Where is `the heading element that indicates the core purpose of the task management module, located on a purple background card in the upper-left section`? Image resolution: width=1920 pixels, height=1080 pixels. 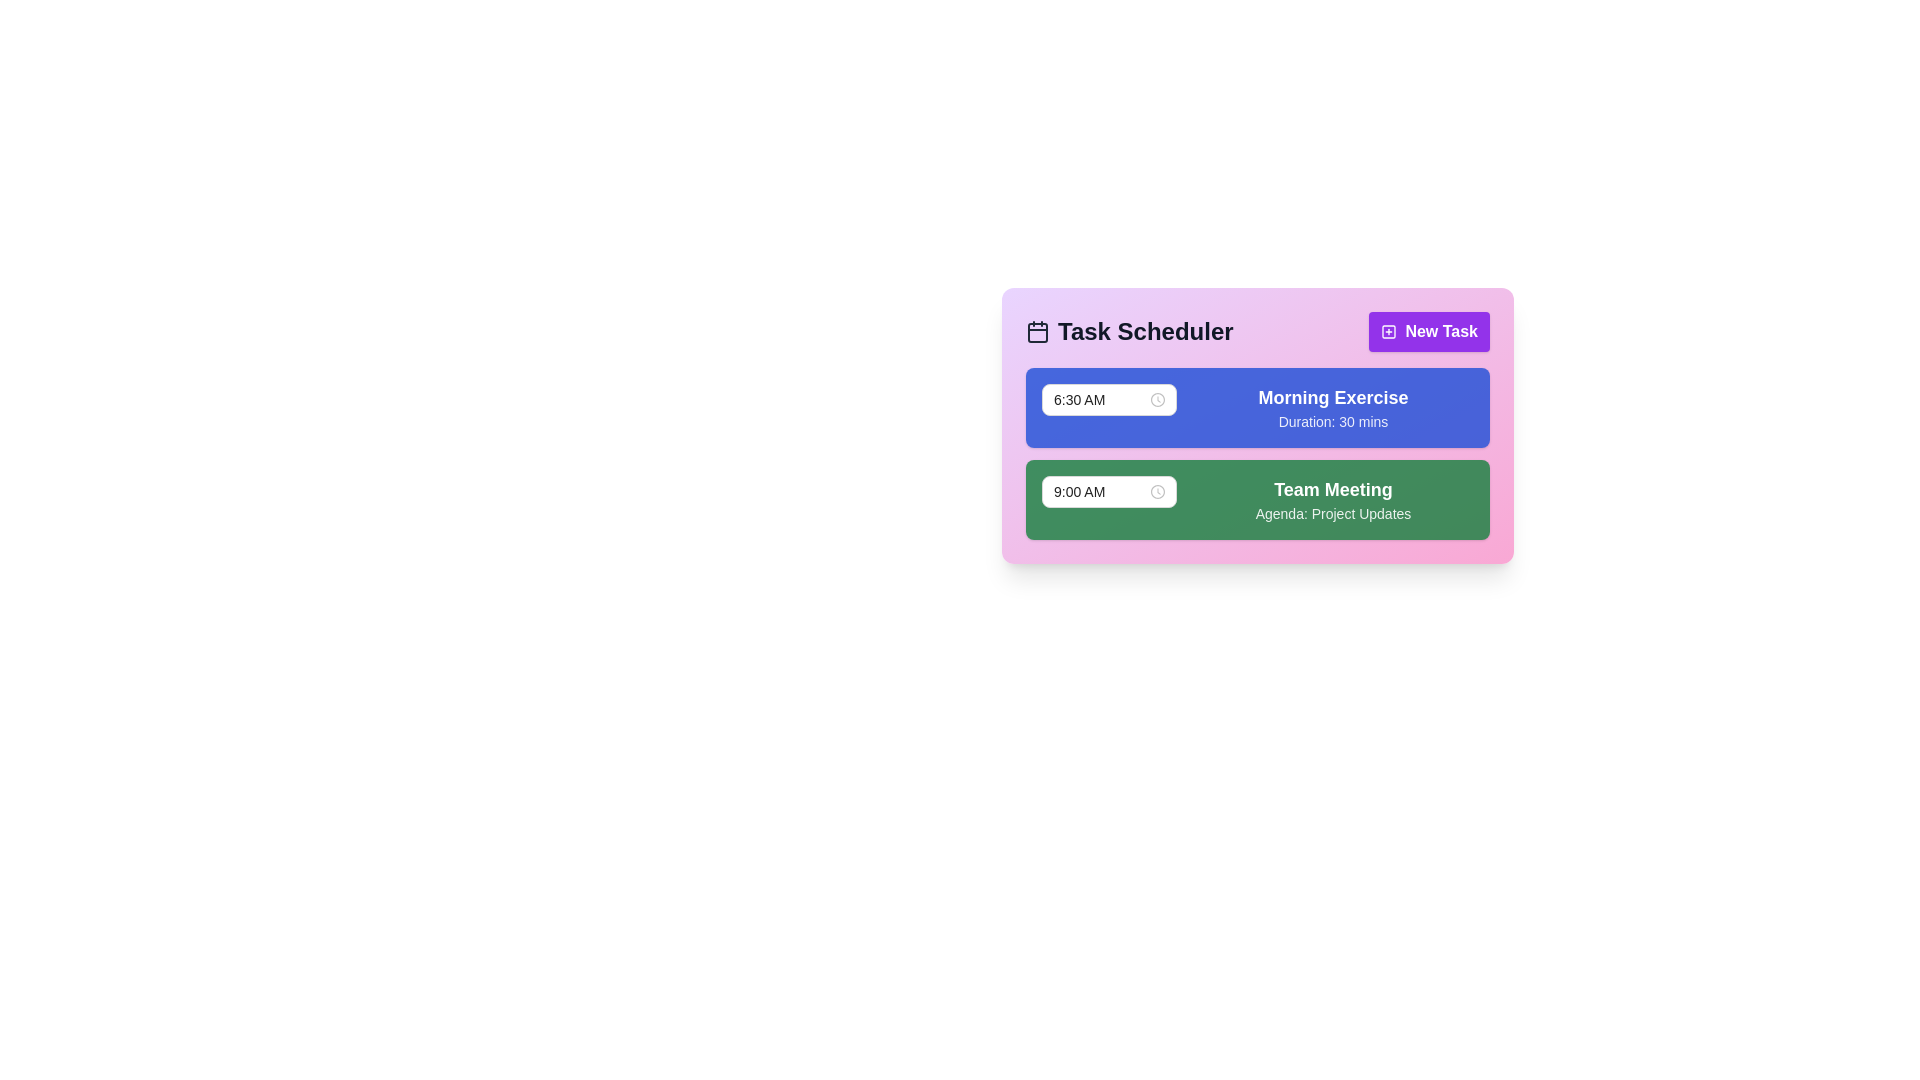
the heading element that indicates the core purpose of the task management module, located on a purple background card in the upper-left section is located at coordinates (1145, 330).